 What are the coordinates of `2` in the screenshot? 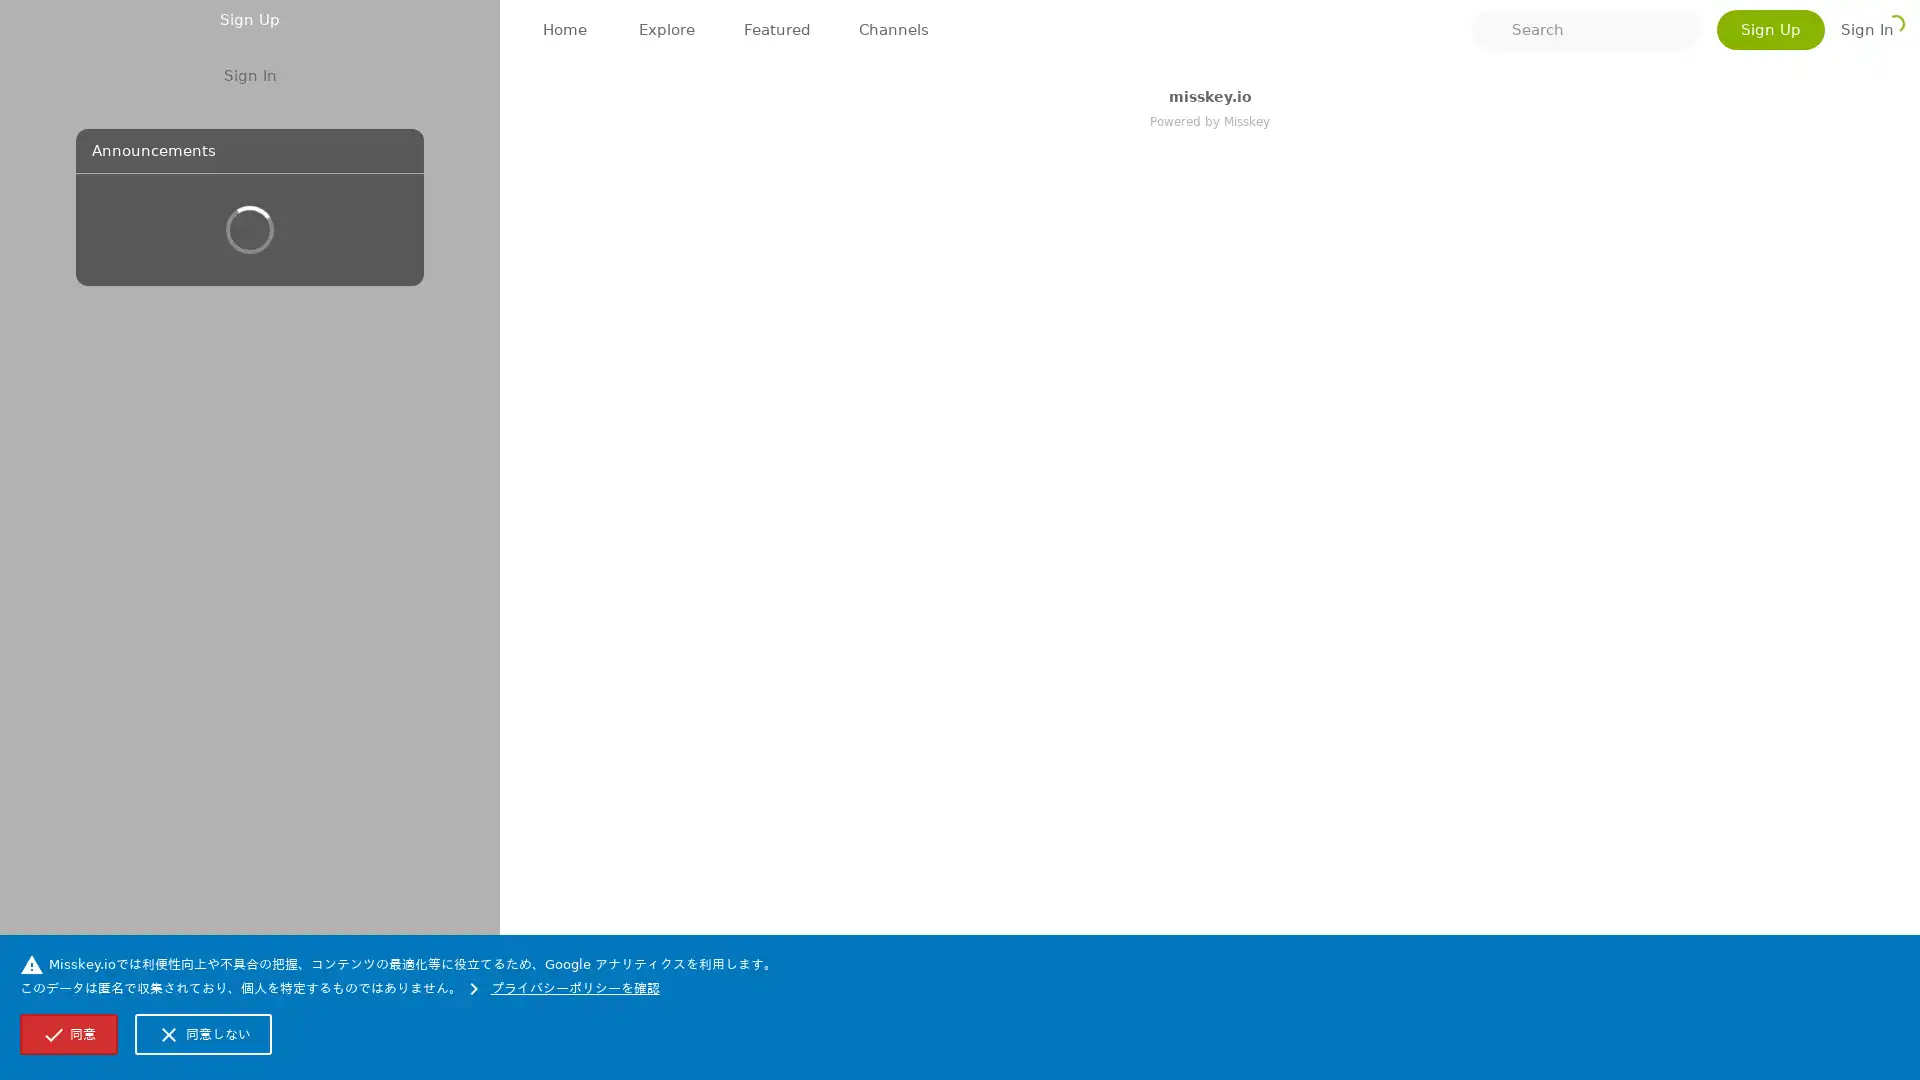 It's located at (691, 307).